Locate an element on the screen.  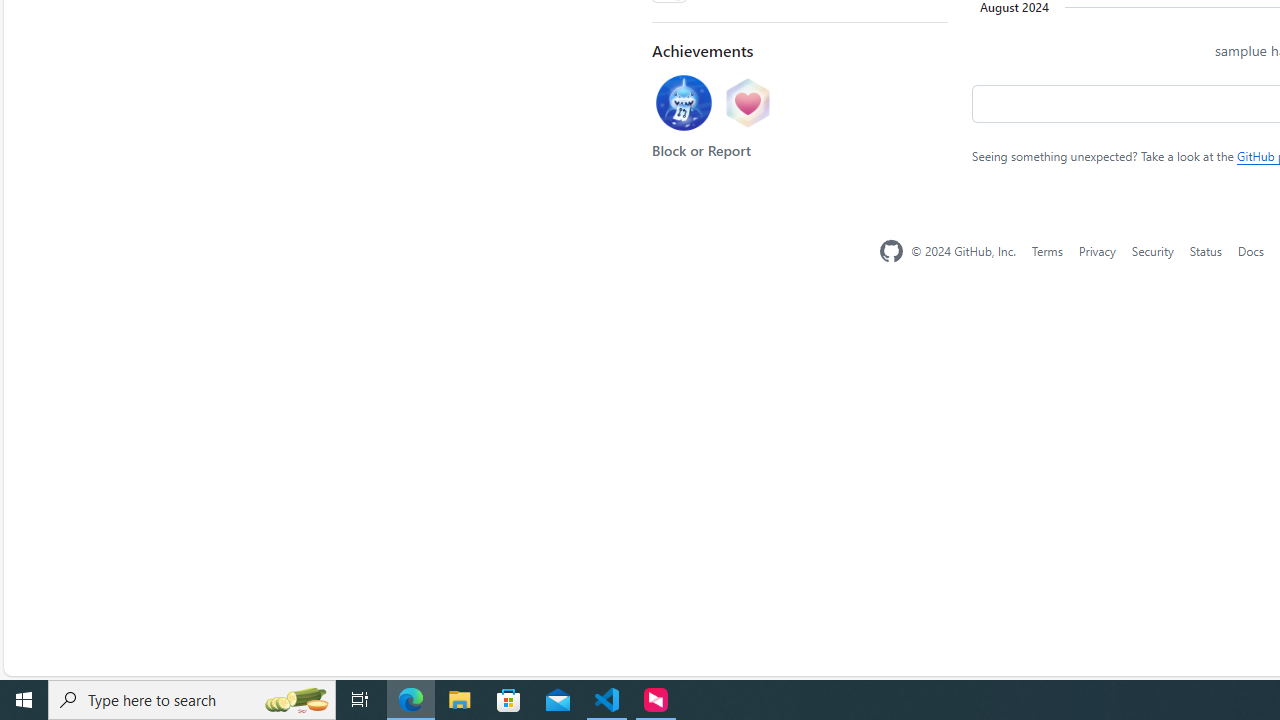
'Homepage' is located at coordinates (890, 250).